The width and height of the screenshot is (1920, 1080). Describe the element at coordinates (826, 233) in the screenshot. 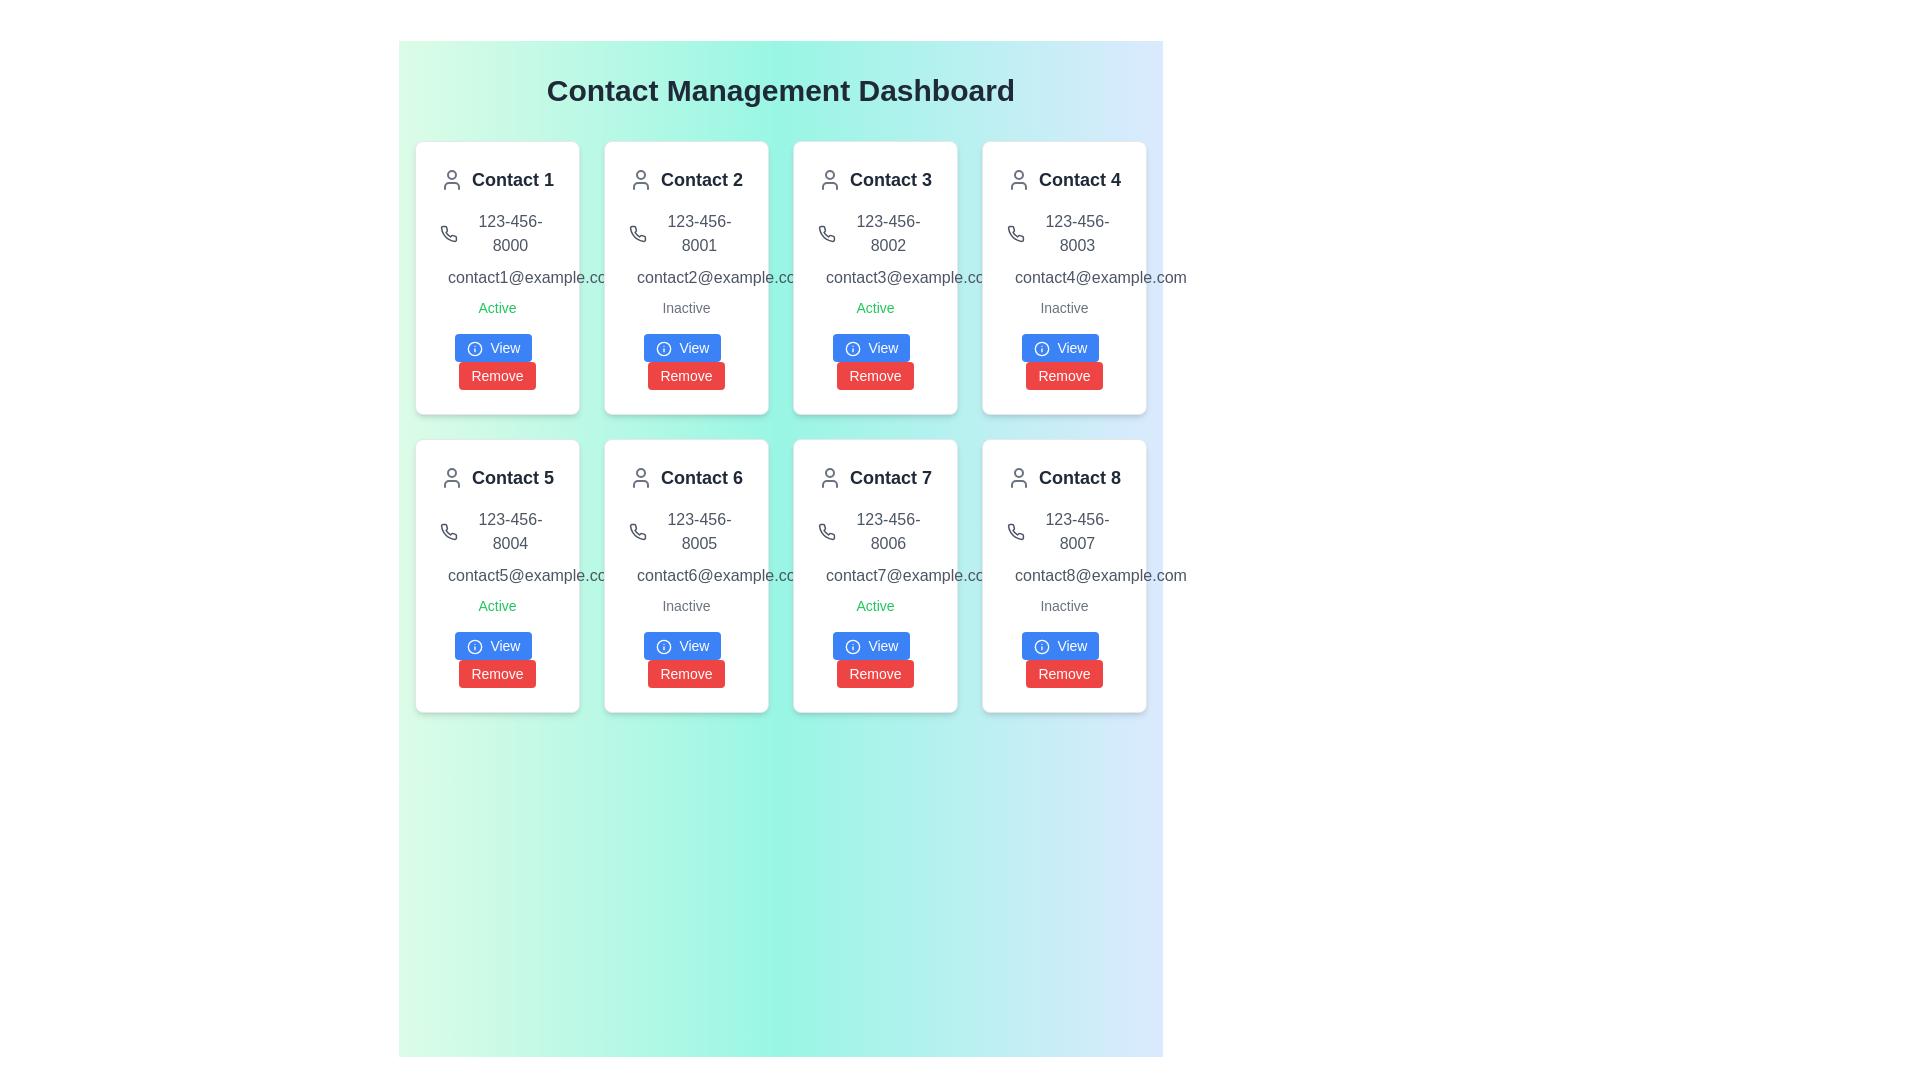

I see `the phone icon representing the contact information for '123-456-8002', located within the upper portion of the 'Contact 3' card` at that location.